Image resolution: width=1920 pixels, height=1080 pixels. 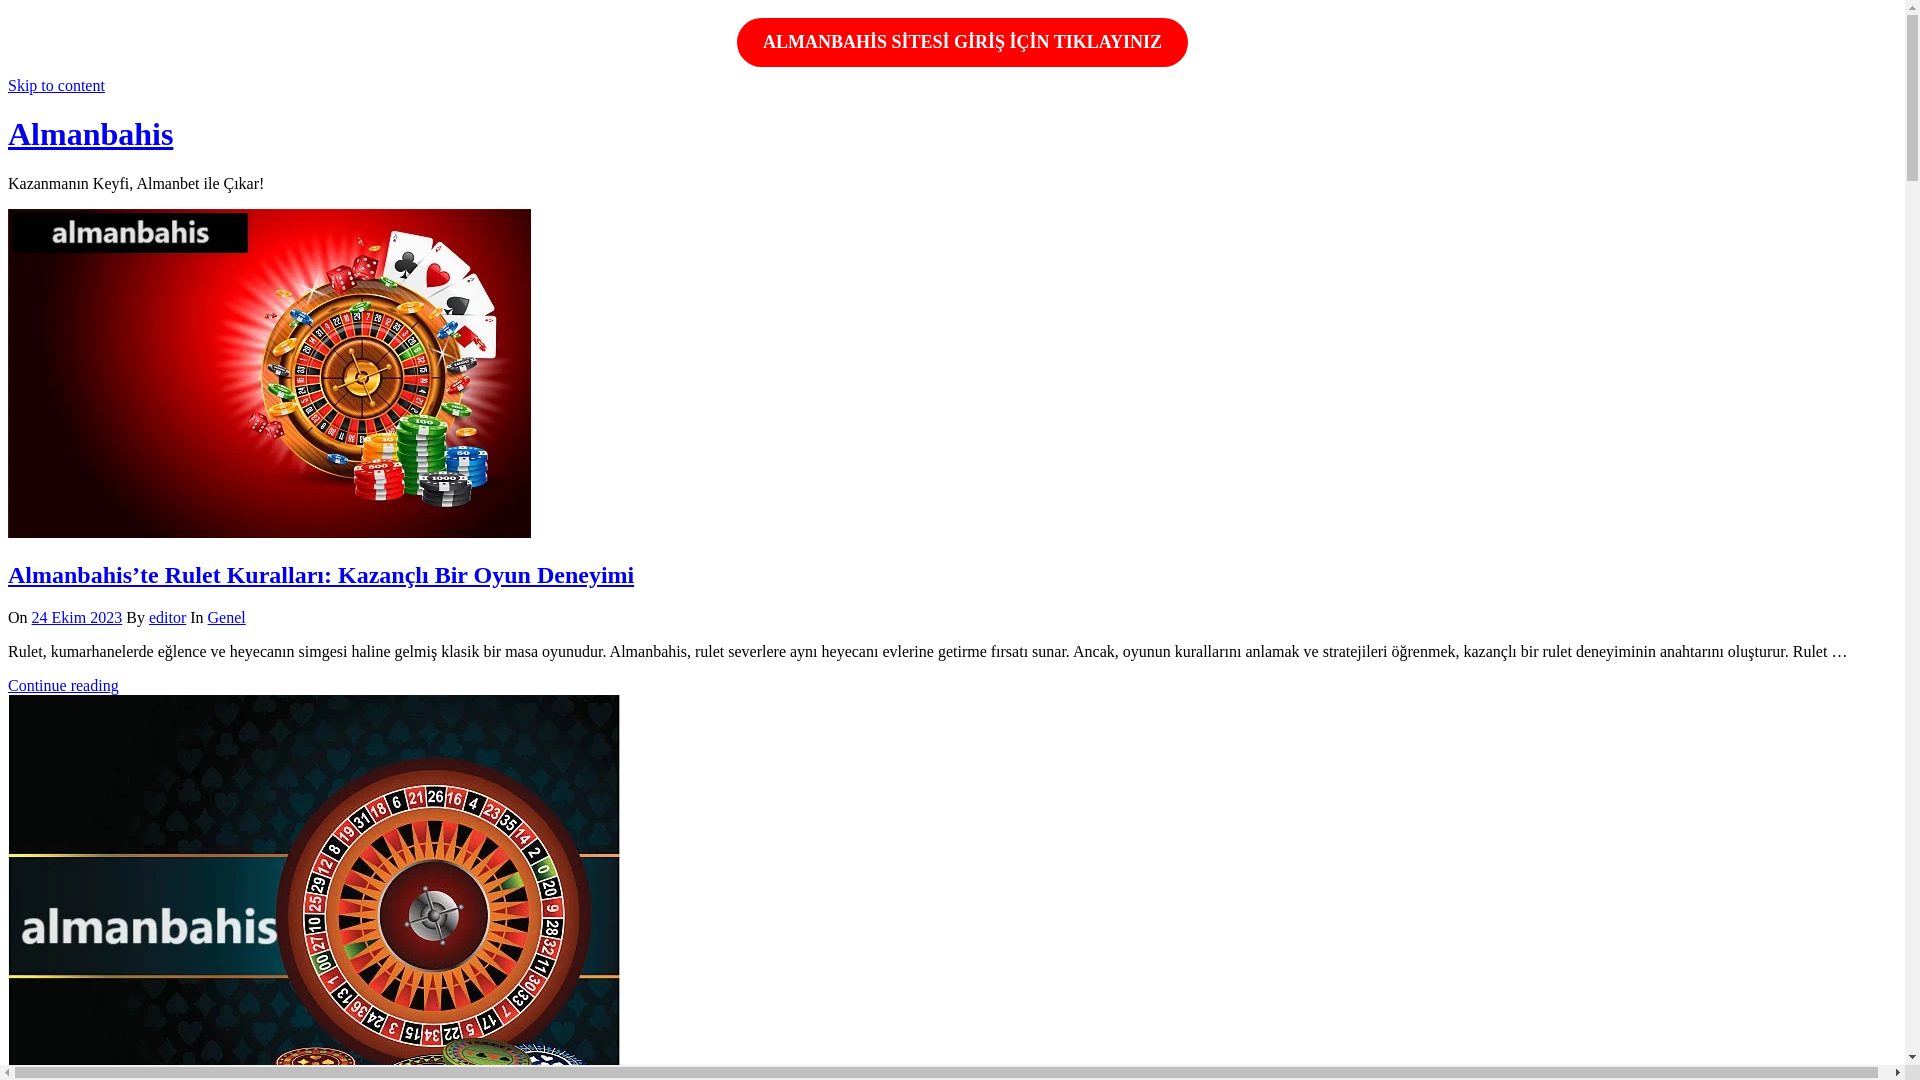 I want to click on 'Continue reading', so click(x=63, y=684).